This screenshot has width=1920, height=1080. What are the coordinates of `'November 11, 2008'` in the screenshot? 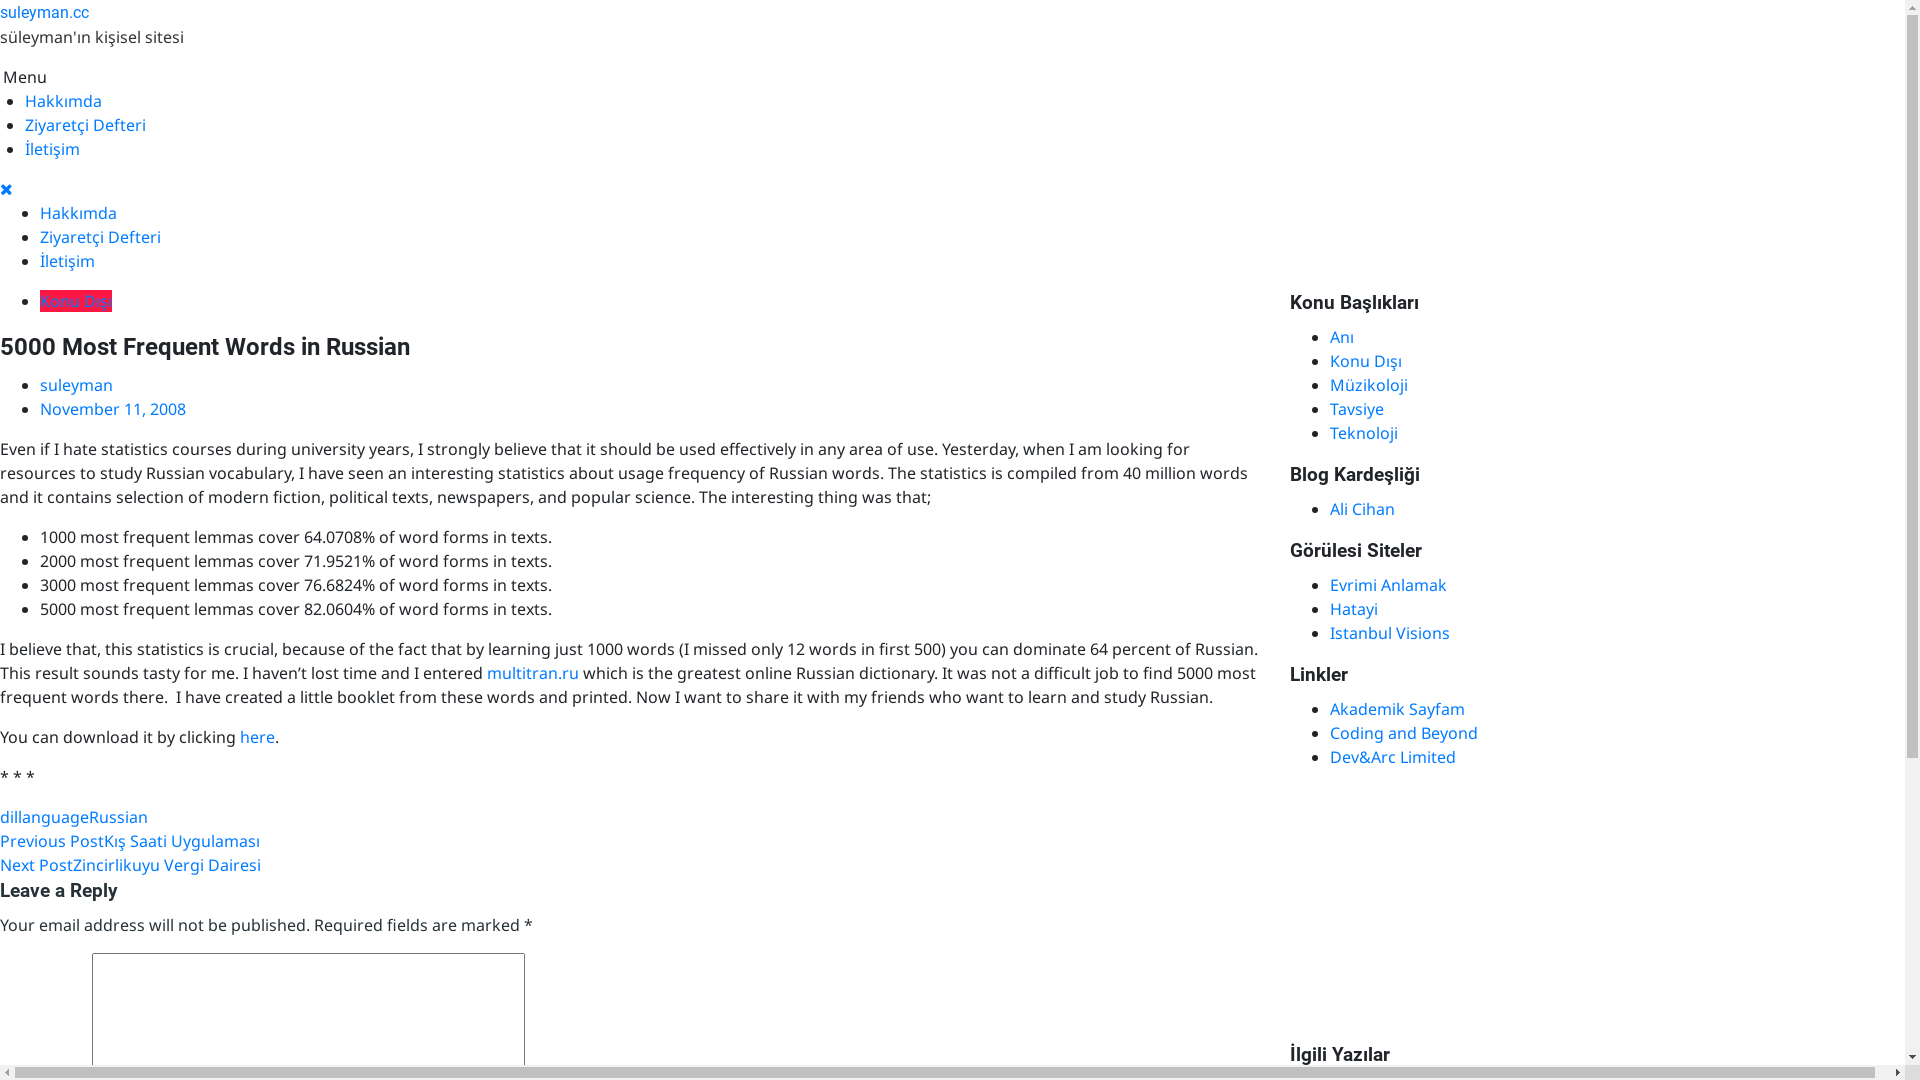 It's located at (39, 407).